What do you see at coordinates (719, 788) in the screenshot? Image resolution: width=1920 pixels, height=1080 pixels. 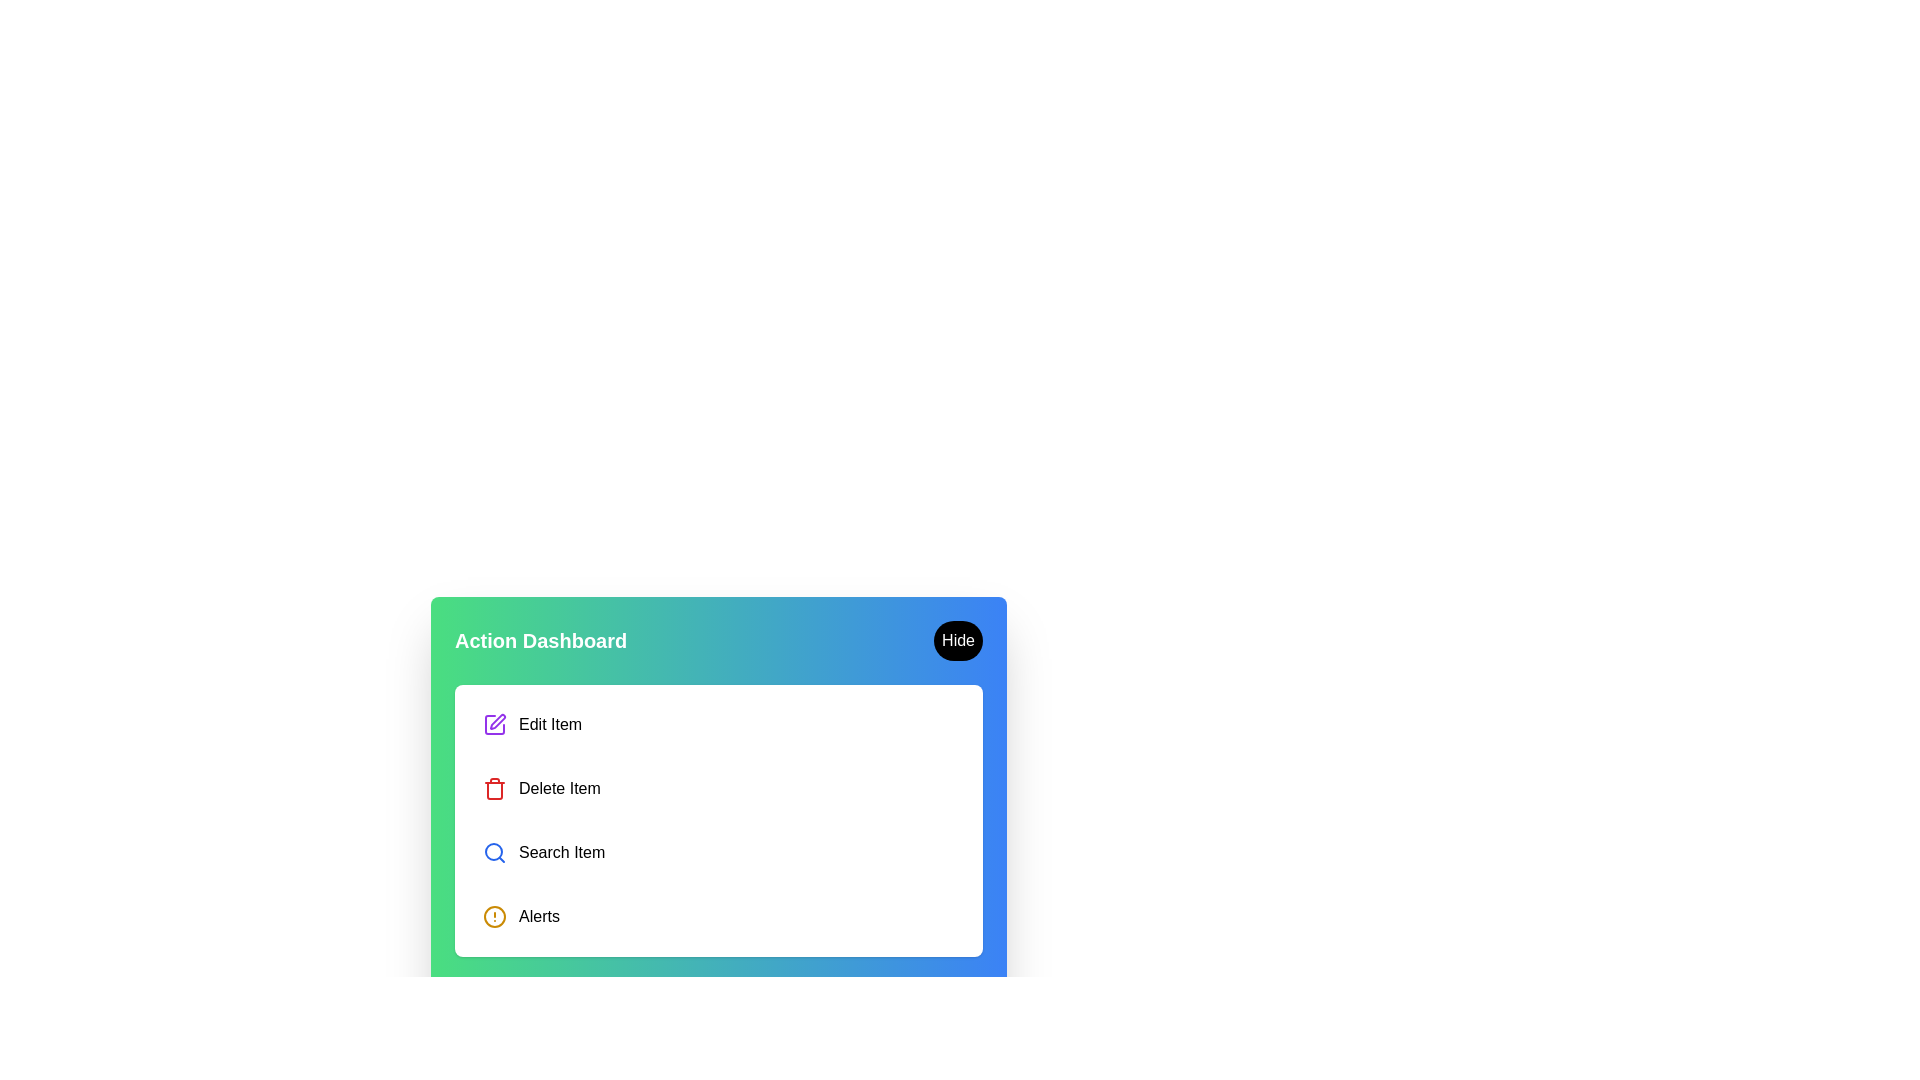 I see `the second List Item with an Icon and Text labeled 'Delete Item', which features a red trash bin icon and is positioned below 'Edit Item'` at bounding box center [719, 788].